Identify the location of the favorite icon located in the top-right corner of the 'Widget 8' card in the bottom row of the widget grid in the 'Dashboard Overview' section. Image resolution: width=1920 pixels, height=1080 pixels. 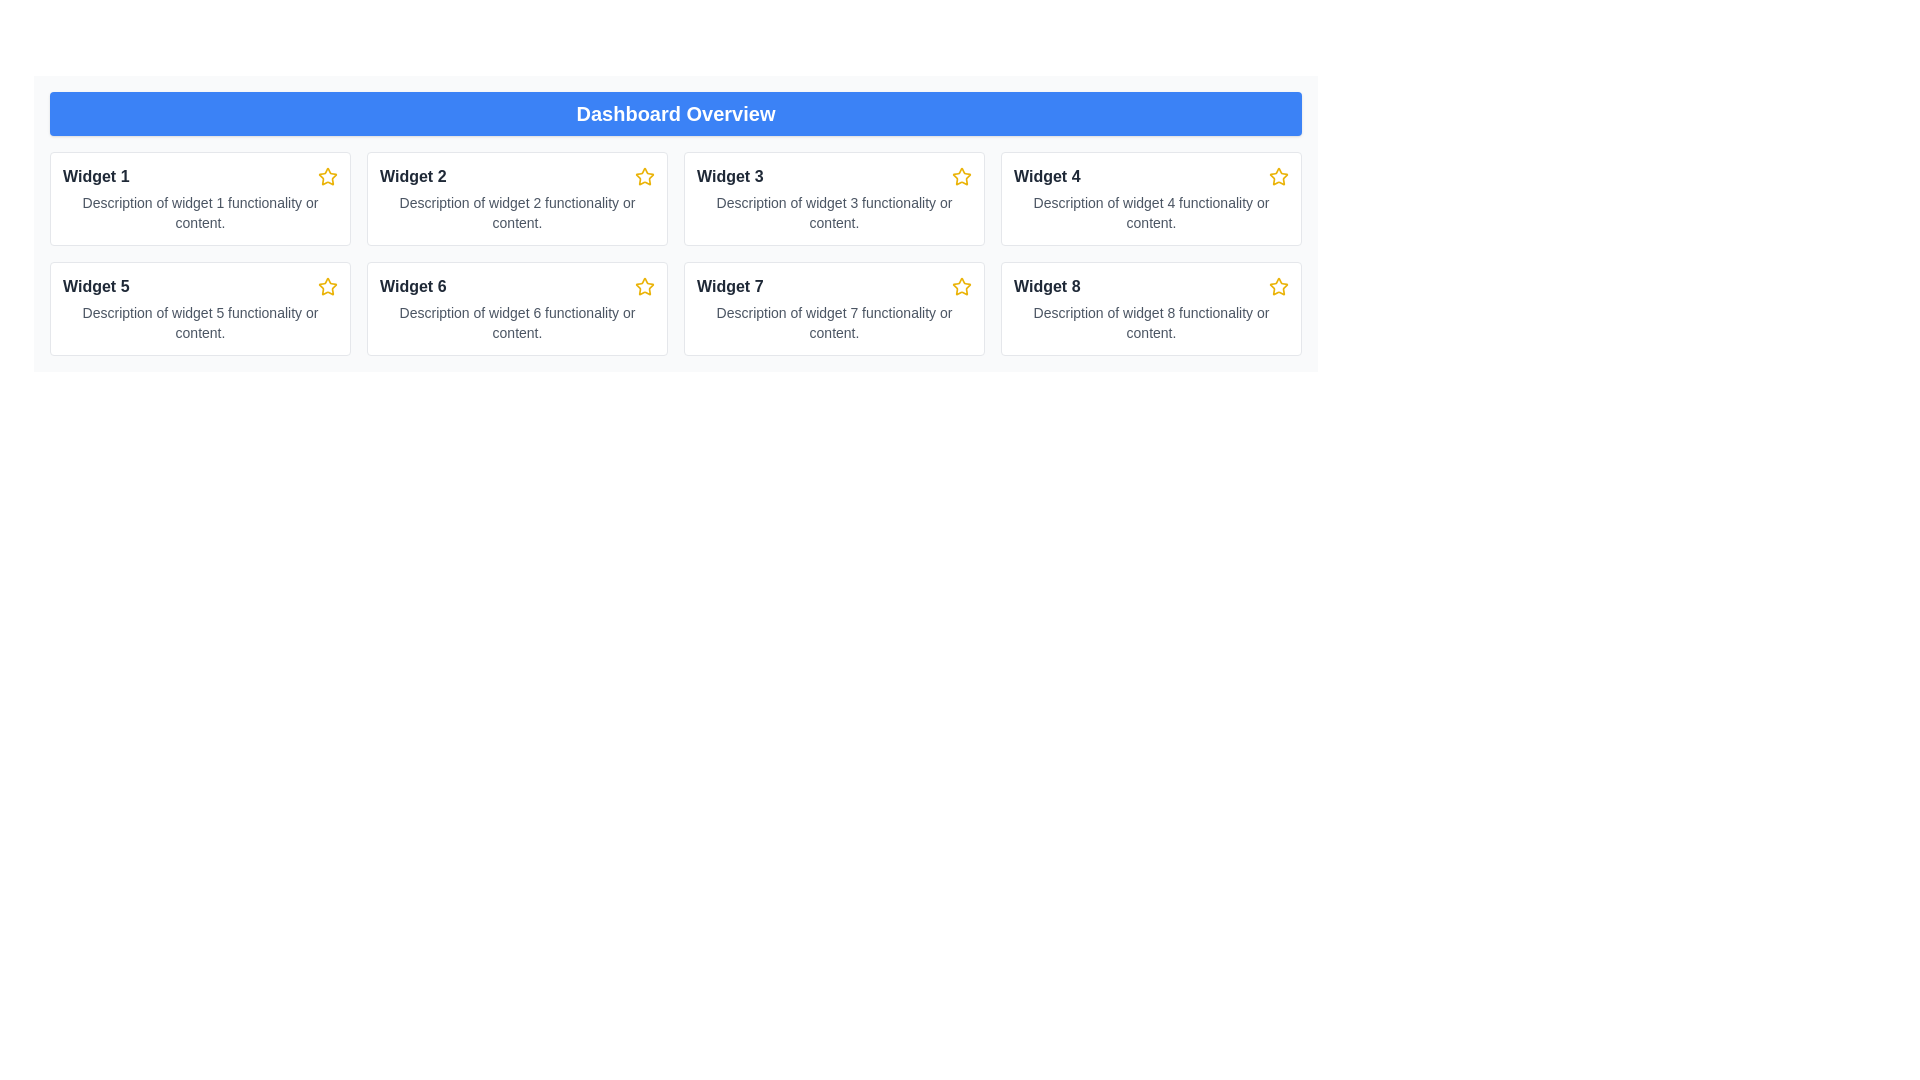
(1277, 286).